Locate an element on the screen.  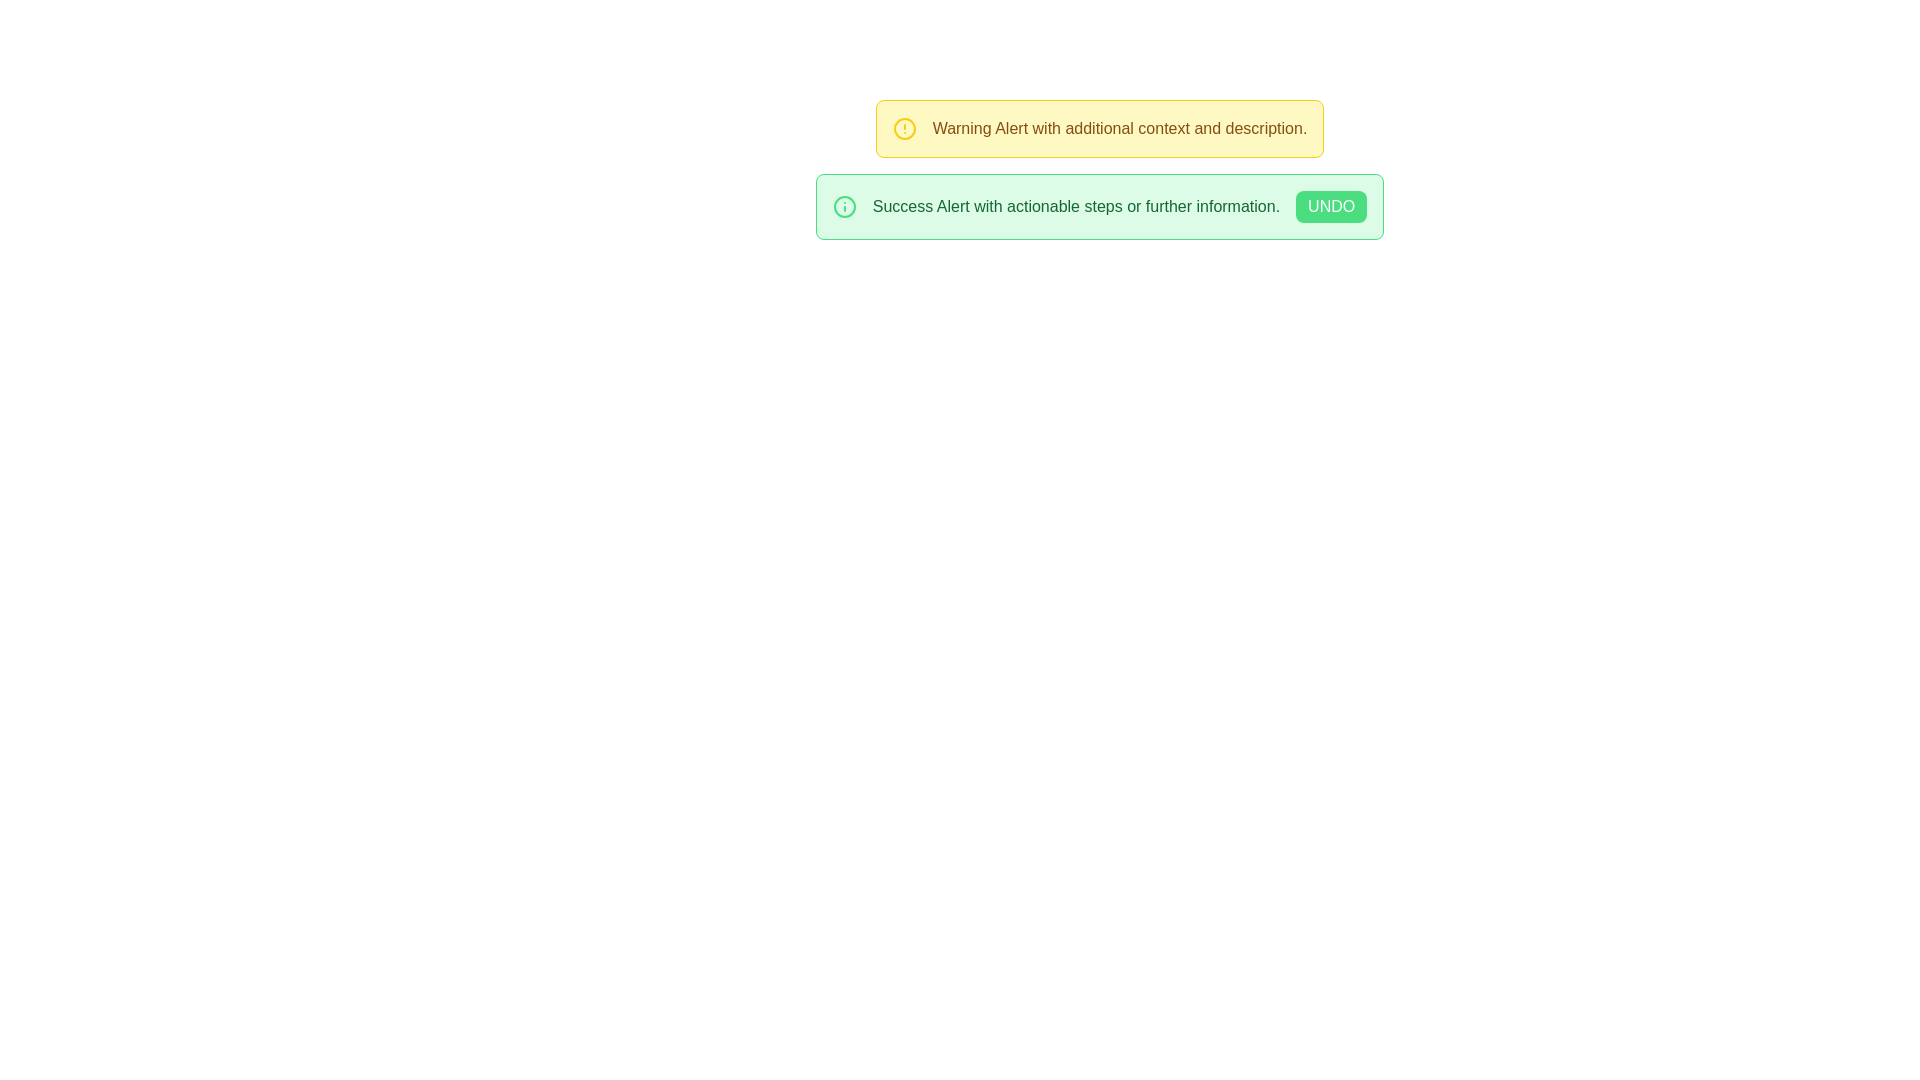
the notification box with a yellow border and light yellow background that contains a yellow warning symbol and the text 'Warning Alert with additional context and description.' is located at coordinates (1098, 128).